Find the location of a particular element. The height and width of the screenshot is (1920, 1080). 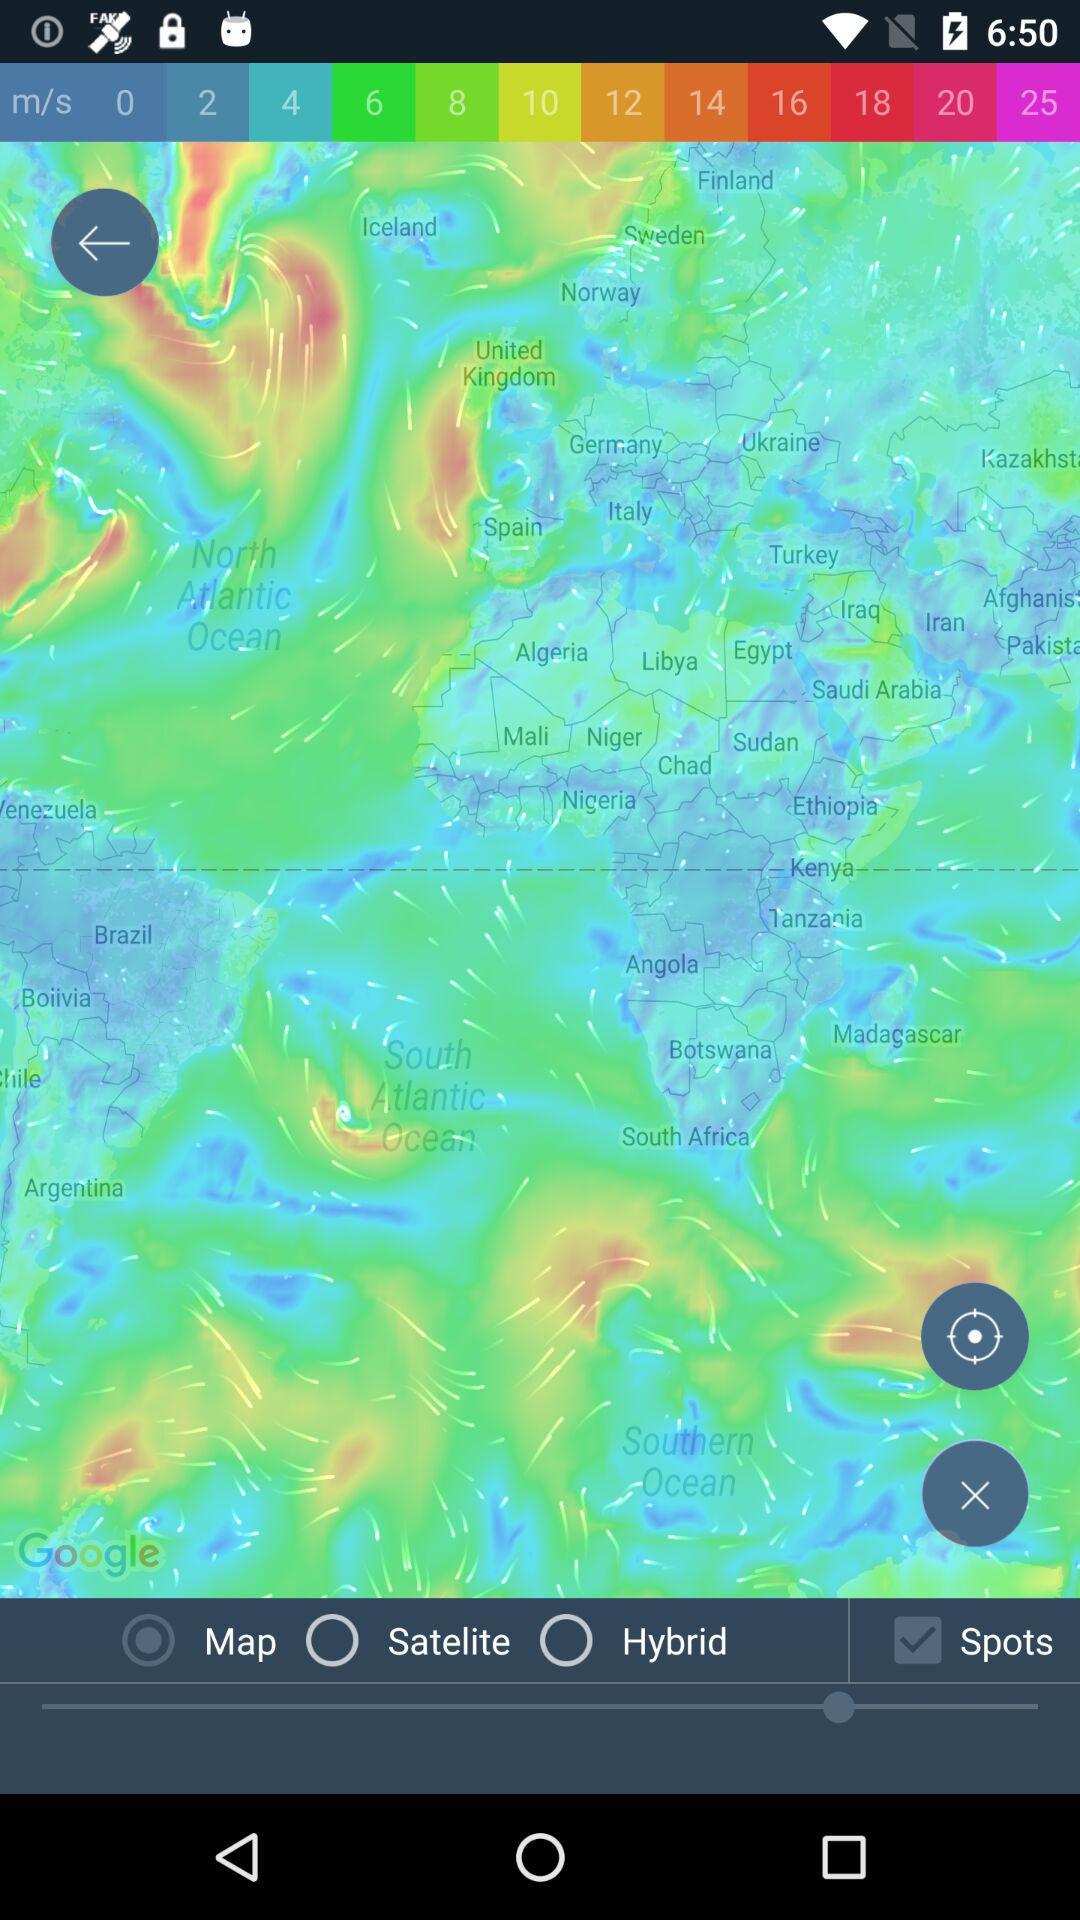

the close icon is located at coordinates (974, 1493).